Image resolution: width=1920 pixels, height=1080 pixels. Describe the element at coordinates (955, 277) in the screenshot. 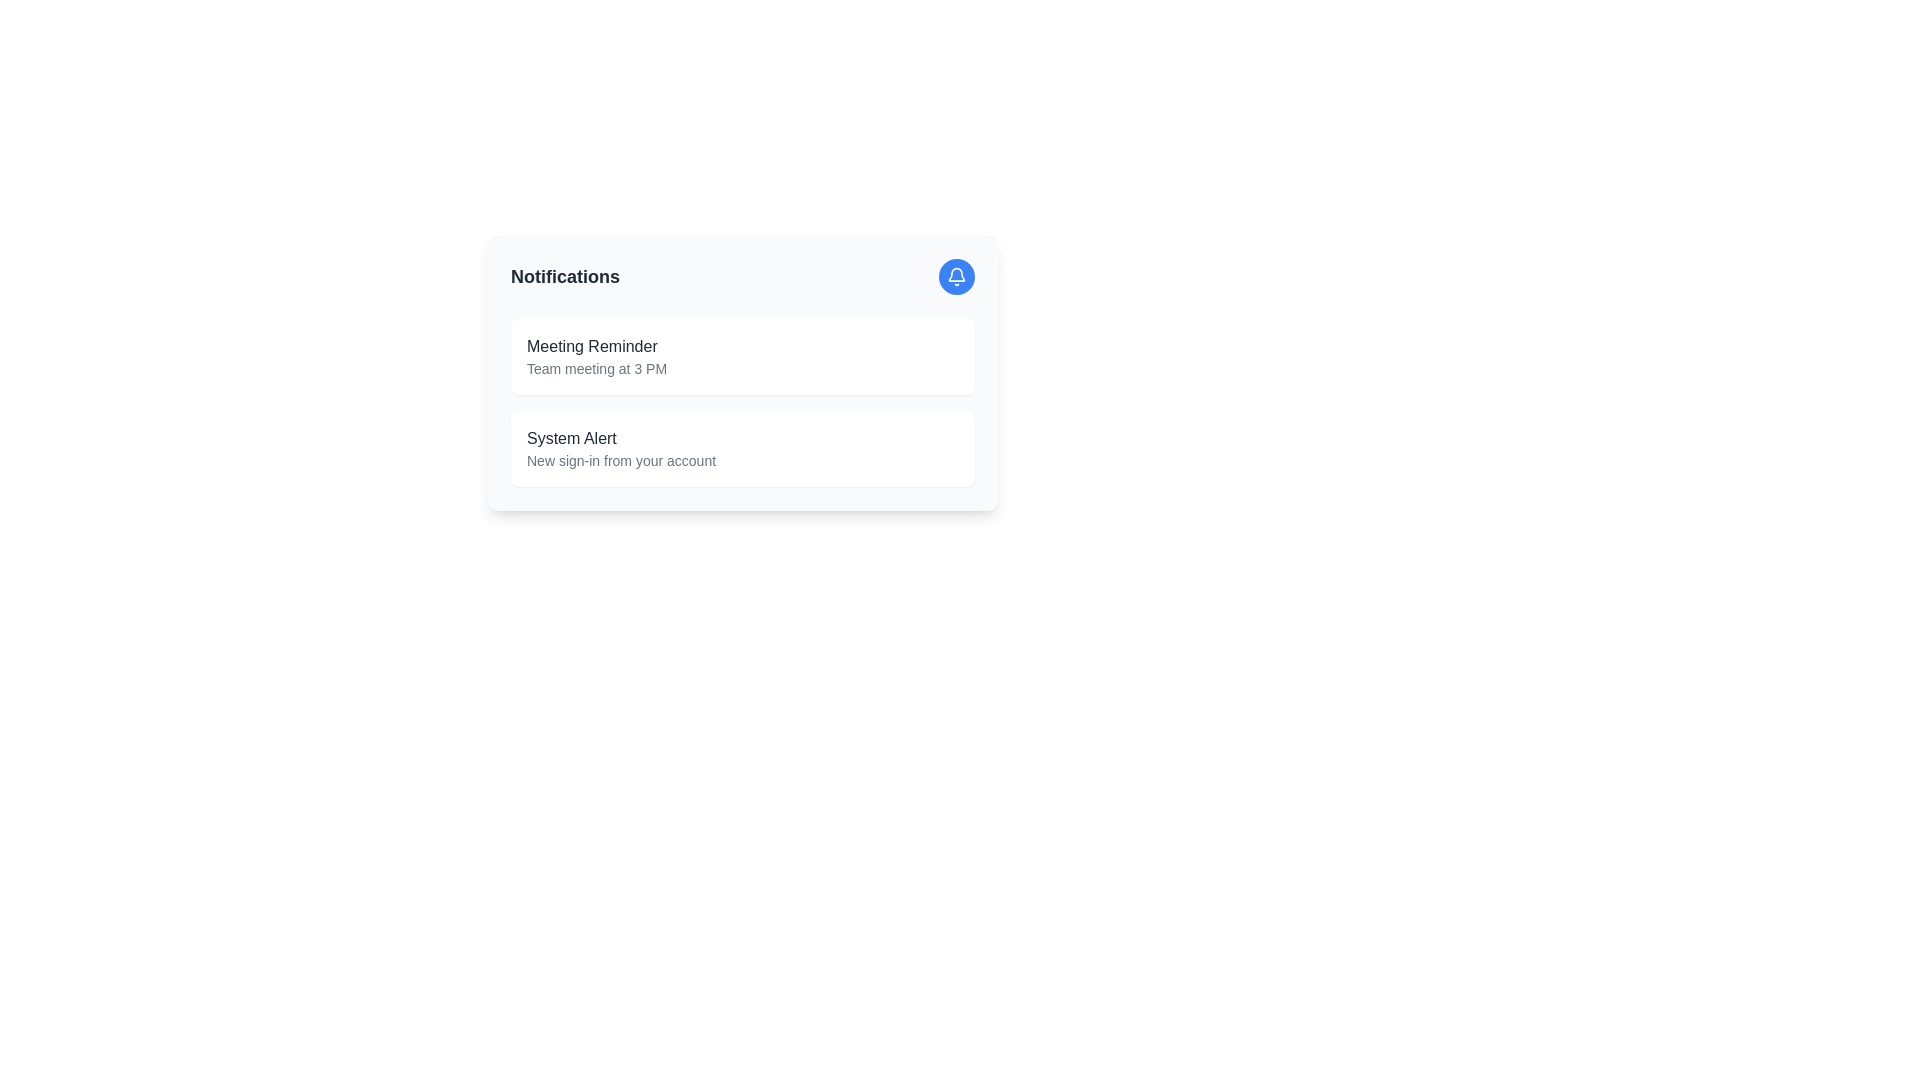

I see `the circular blue button with a white bell icon` at that location.